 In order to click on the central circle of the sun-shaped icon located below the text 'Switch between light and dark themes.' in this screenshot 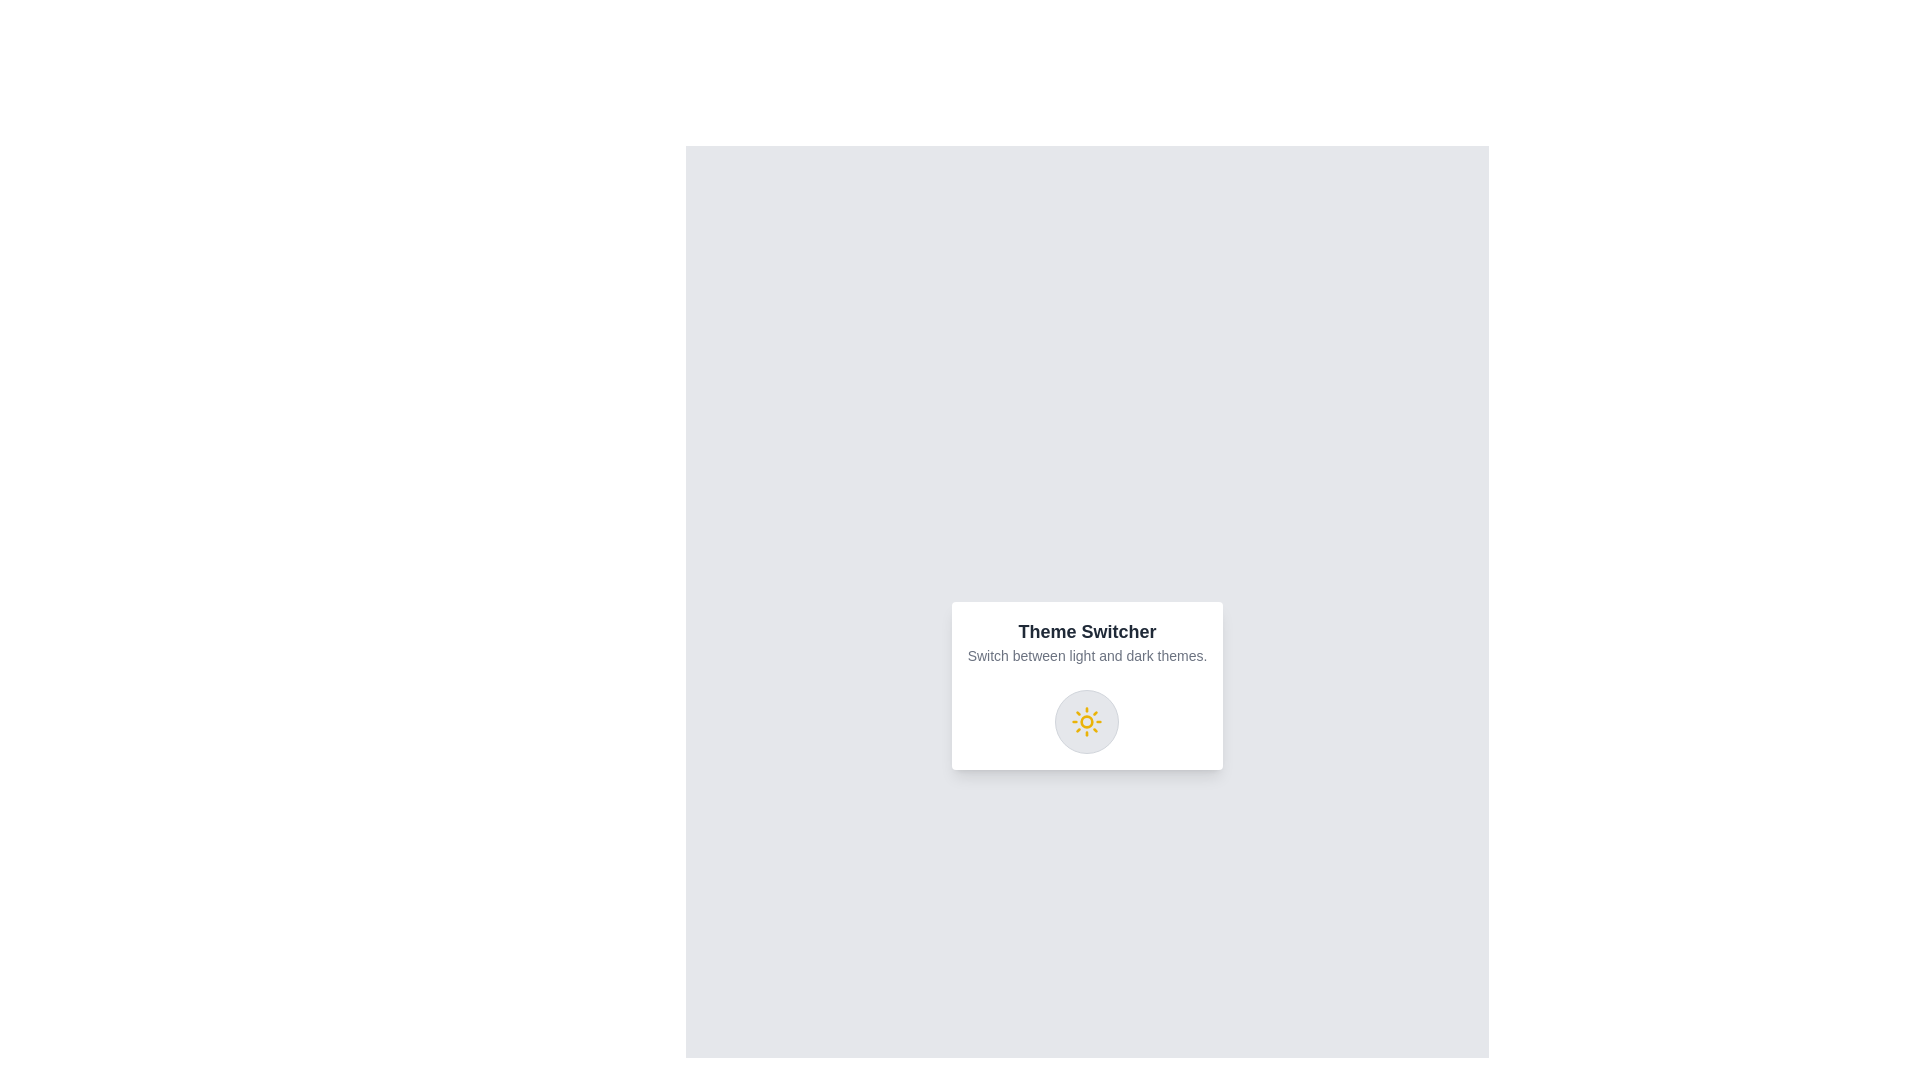, I will do `click(1086, 721)`.